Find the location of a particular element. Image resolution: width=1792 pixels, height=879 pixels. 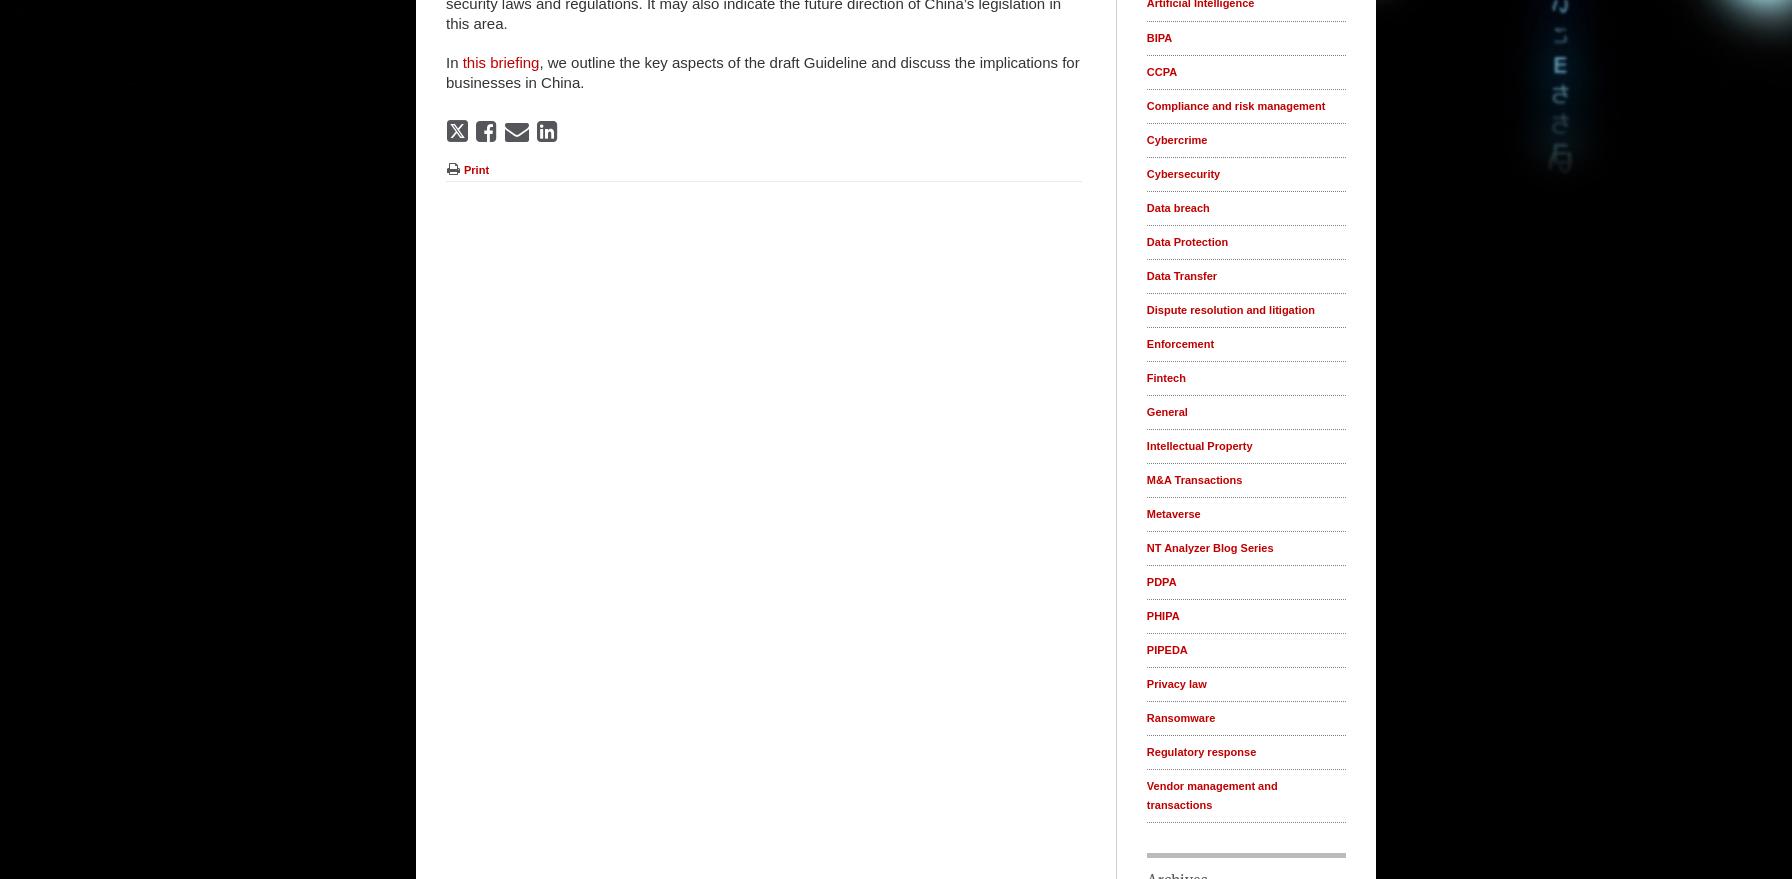

'NT Analyzer Blog Series' is located at coordinates (1209, 547).